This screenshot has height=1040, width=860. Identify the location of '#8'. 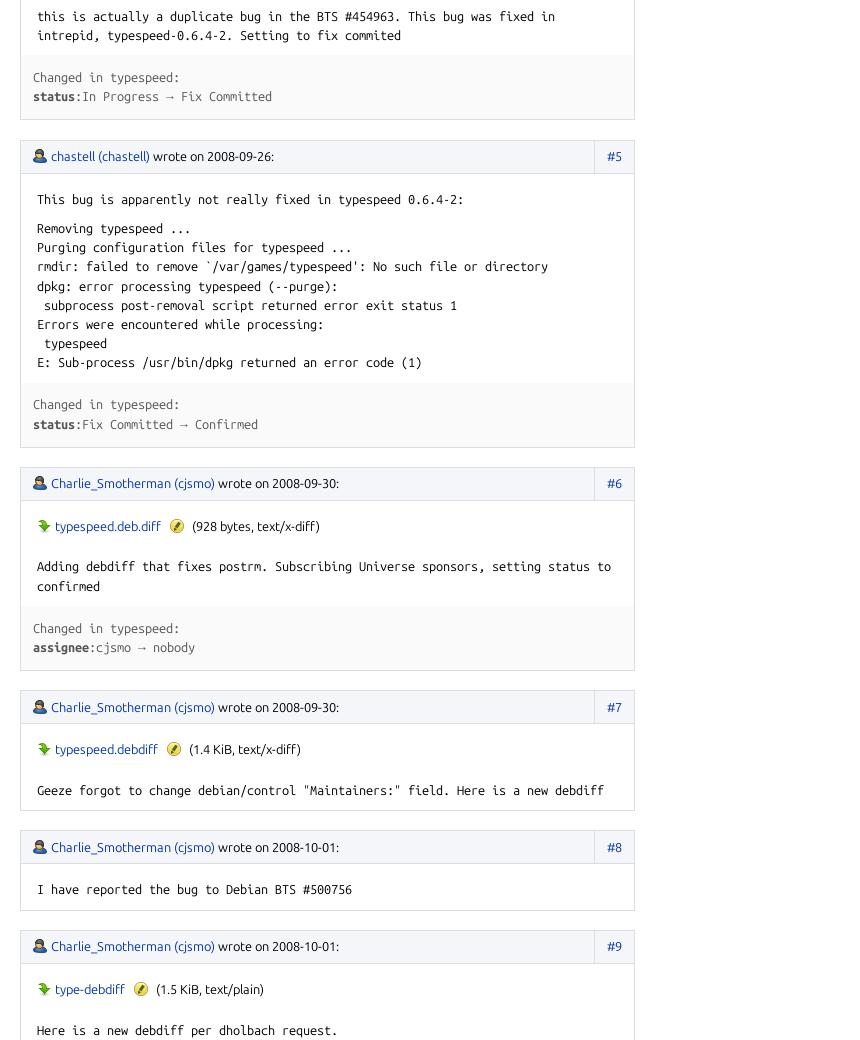
(613, 845).